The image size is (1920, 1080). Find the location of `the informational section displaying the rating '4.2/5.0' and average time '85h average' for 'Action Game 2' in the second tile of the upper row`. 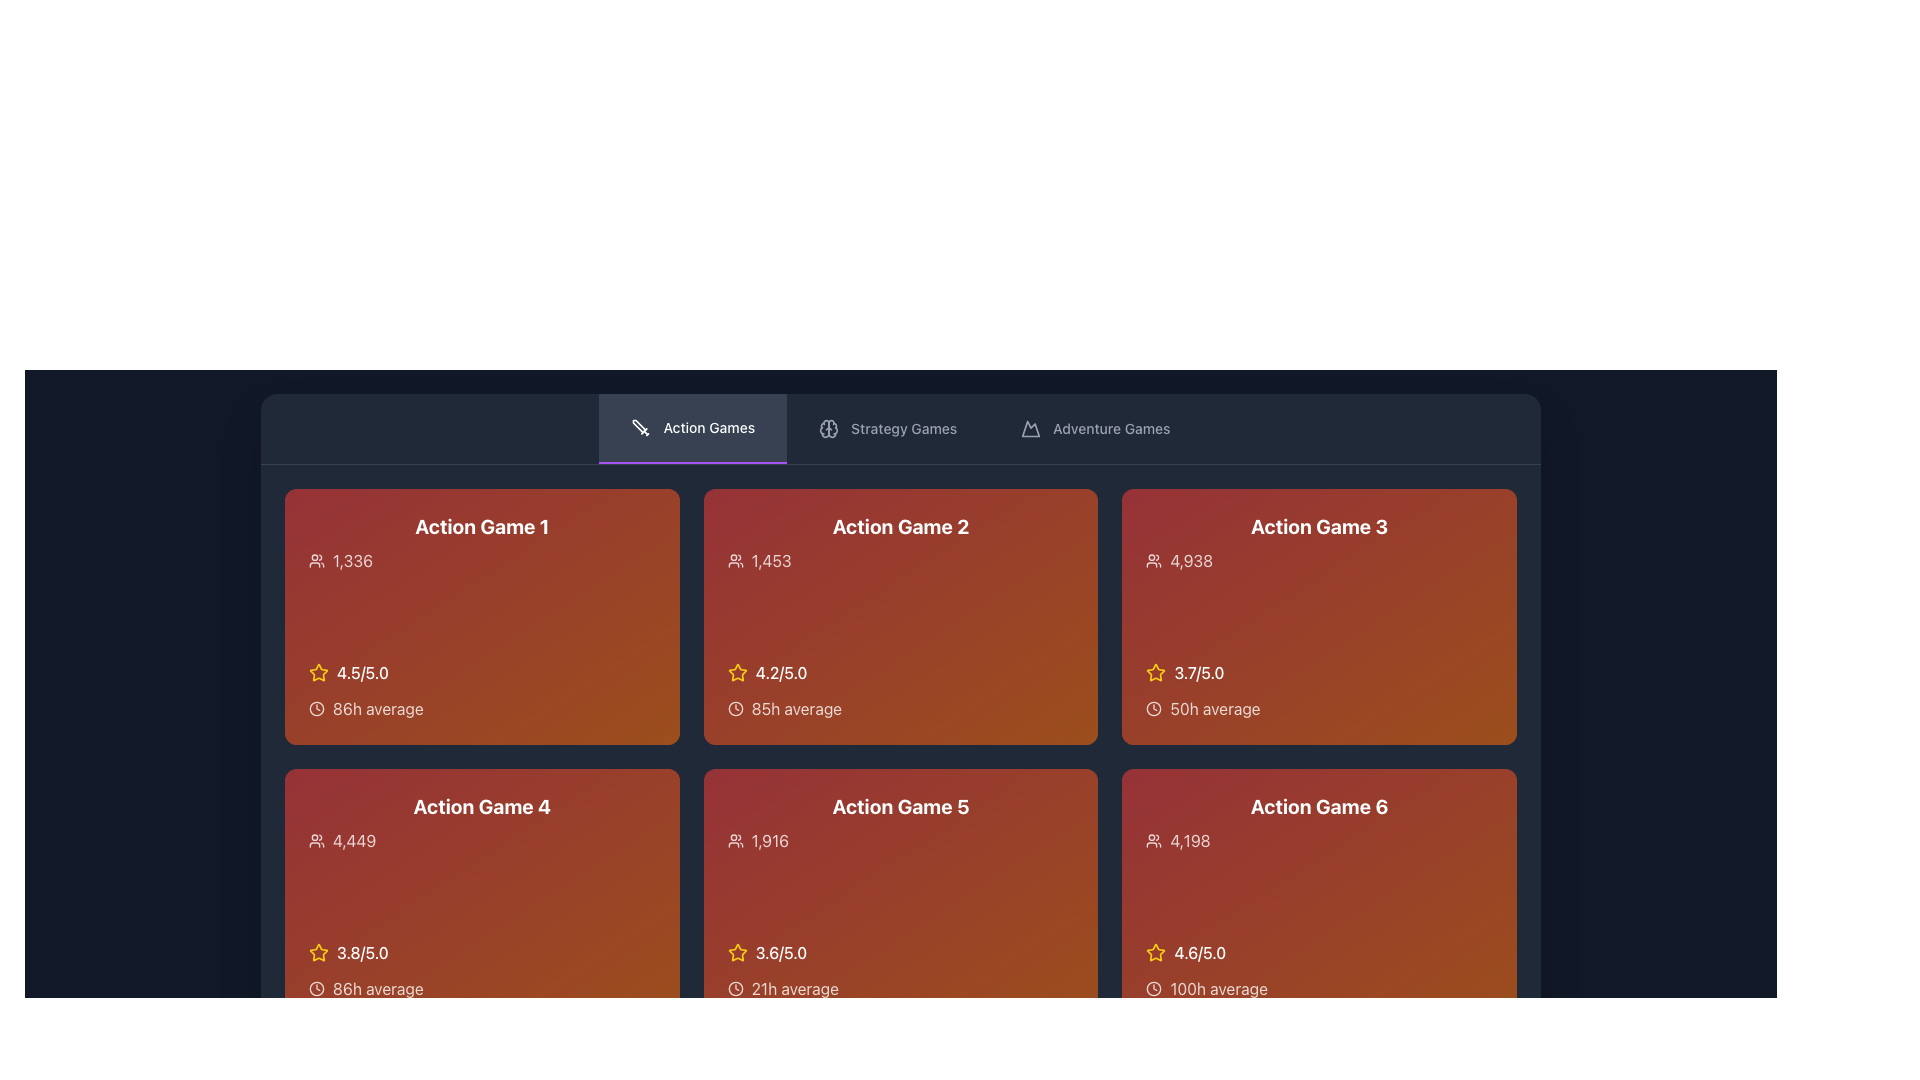

the informational section displaying the rating '4.2/5.0' and average time '85h average' for 'Action Game 2' in the second tile of the upper row is located at coordinates (900, 689).